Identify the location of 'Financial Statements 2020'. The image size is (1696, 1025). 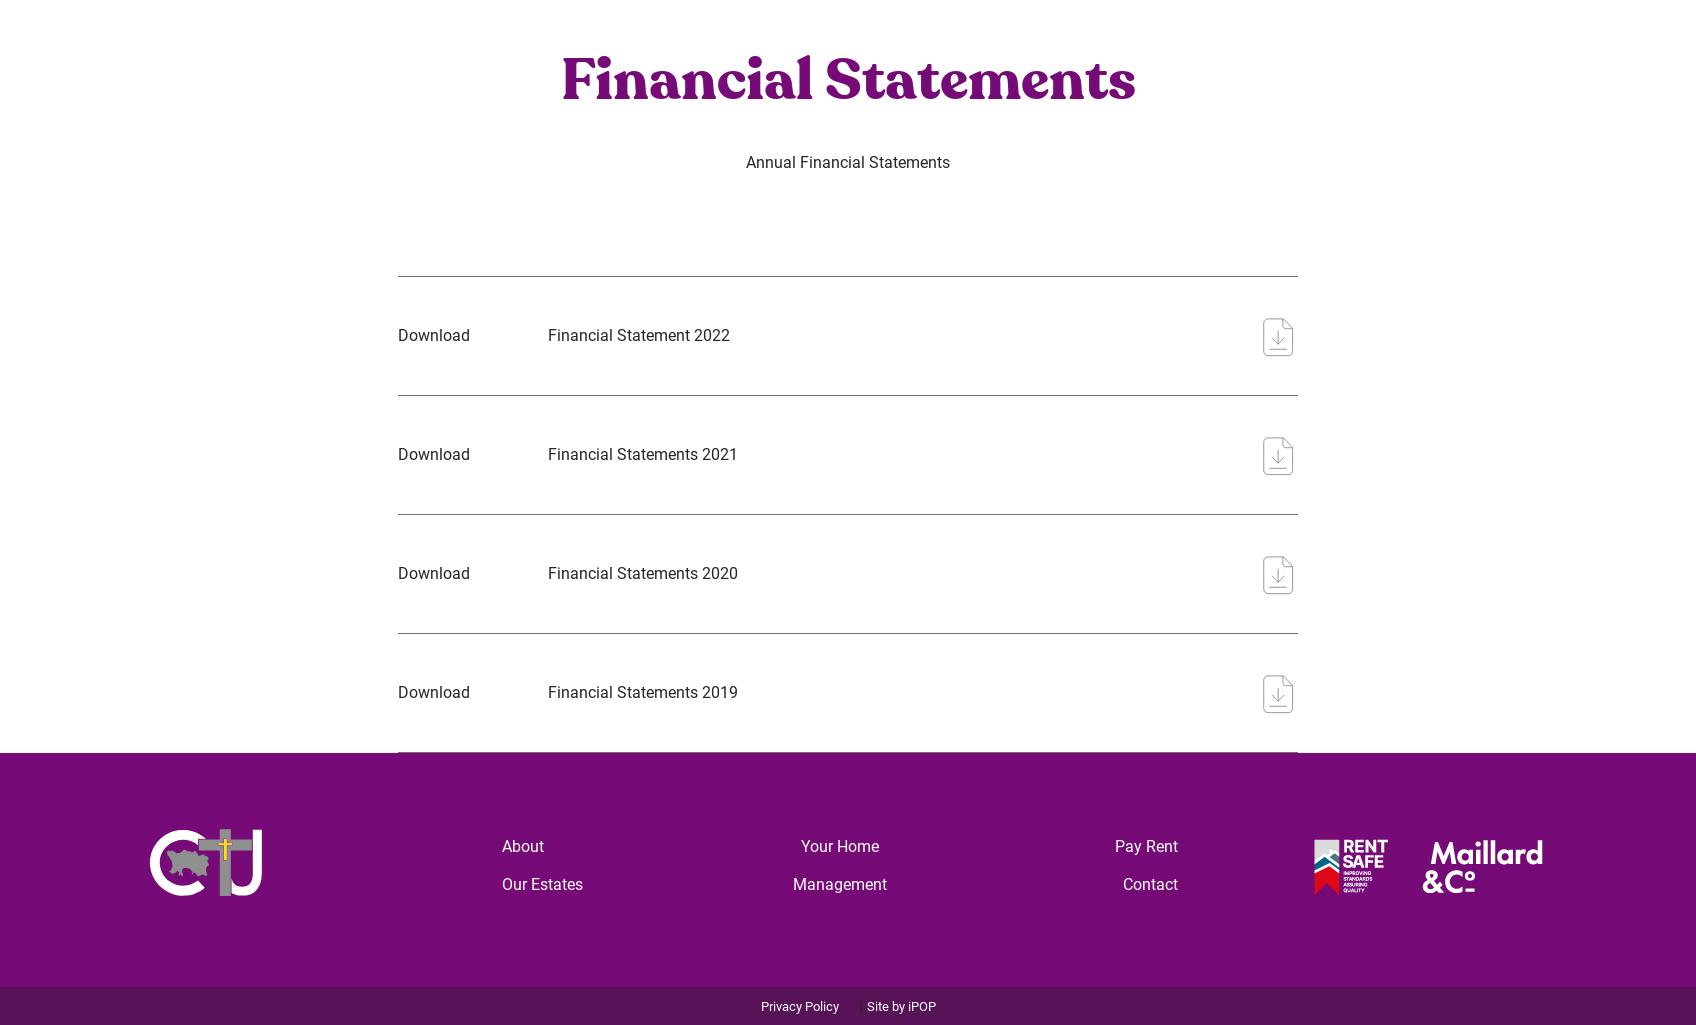
(641, 572).